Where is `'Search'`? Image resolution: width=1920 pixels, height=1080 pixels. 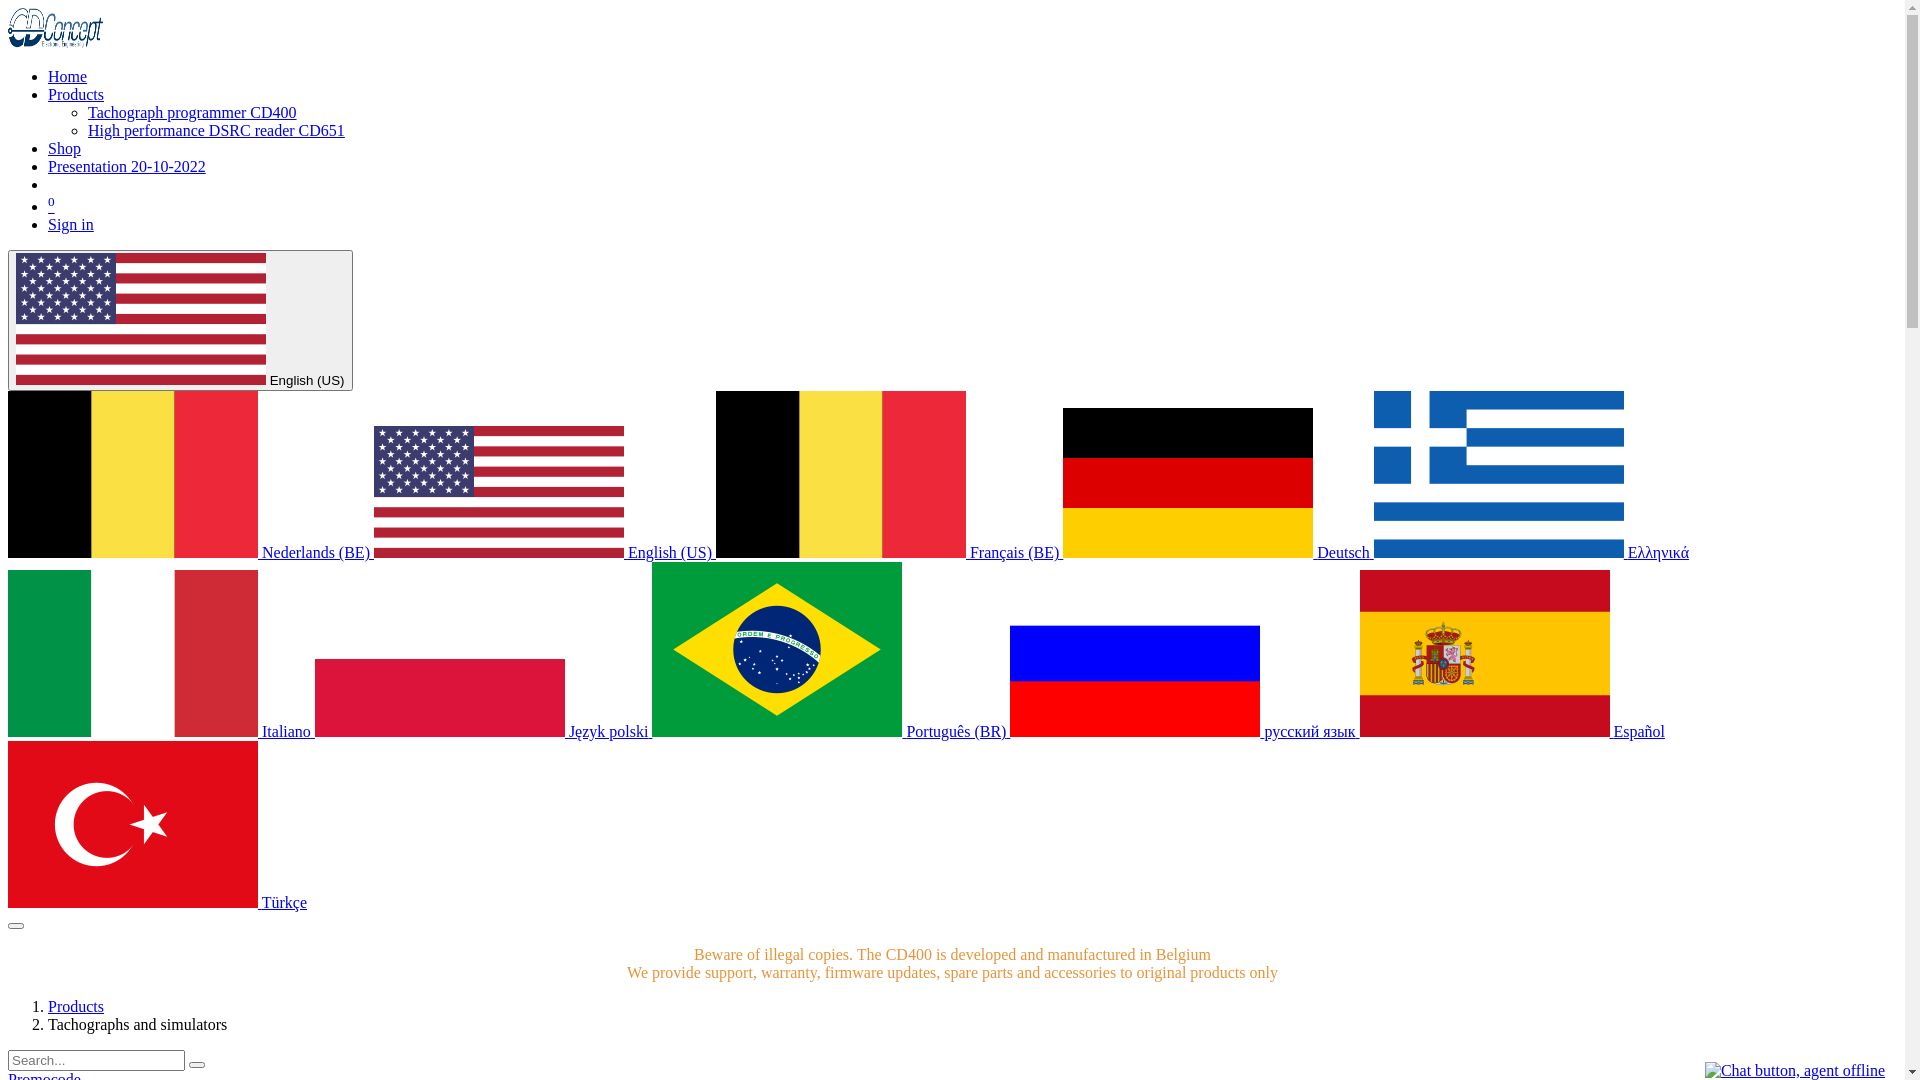
'Search' is located at coordinates (196, 1063).